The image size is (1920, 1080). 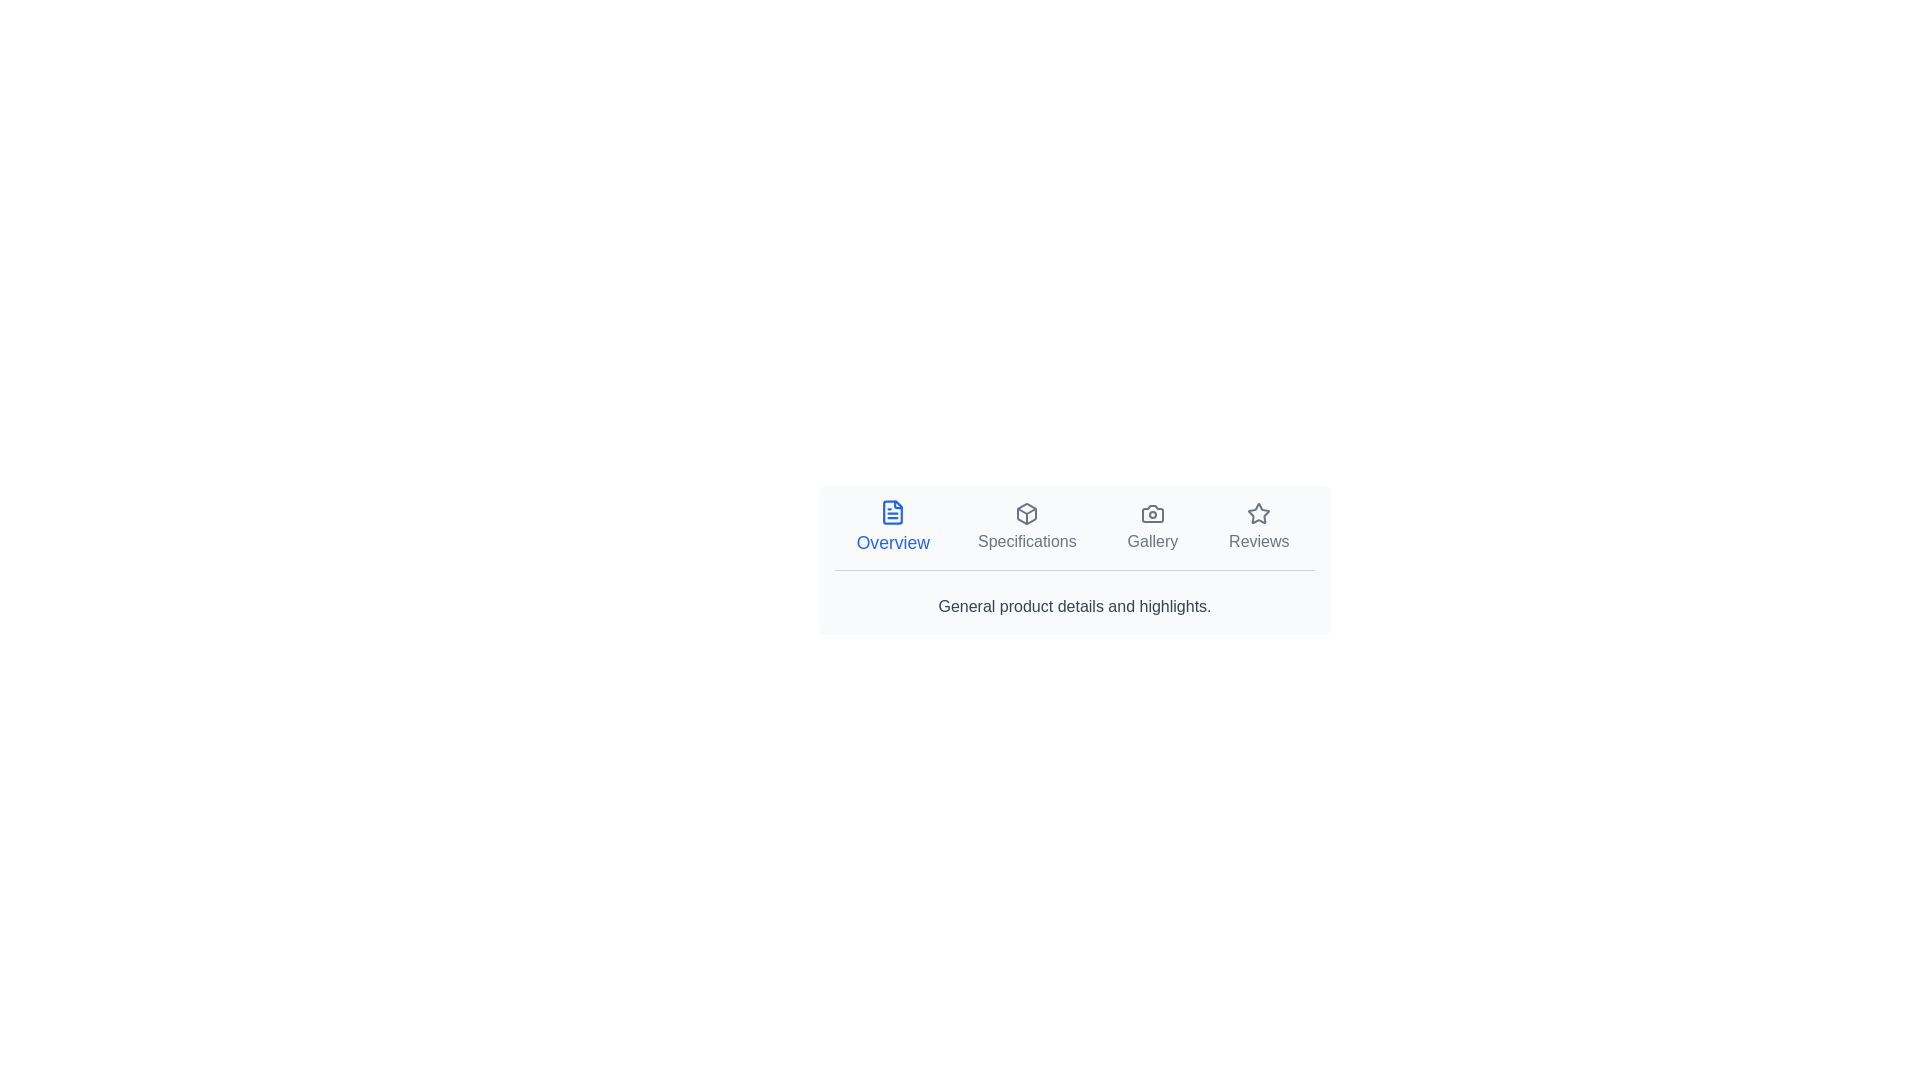 I want to click on the Overview tab, so click(x=892, y=527).